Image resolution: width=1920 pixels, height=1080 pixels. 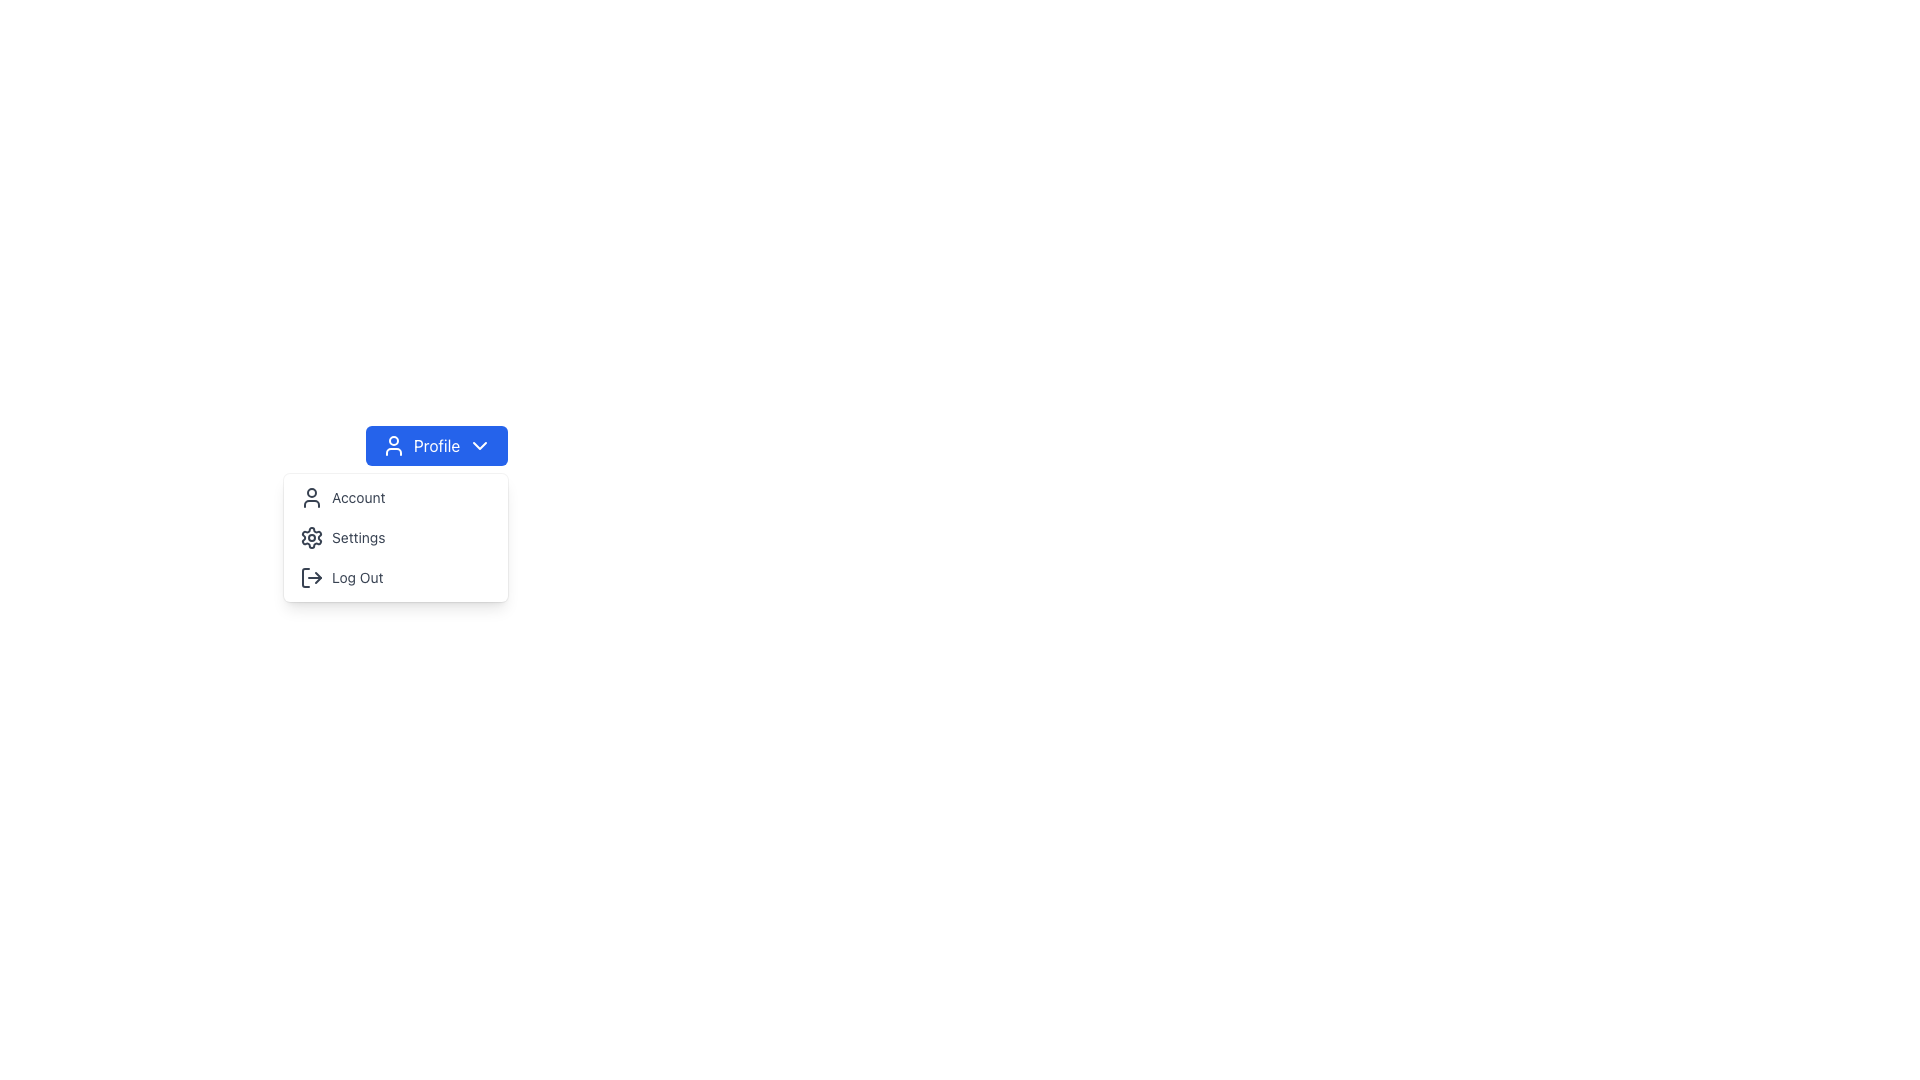 I want to click on the person silhouette icon embedded within the blue rectangular 'Profile' button, located at the far left of the button, so click(x=393, y=445).